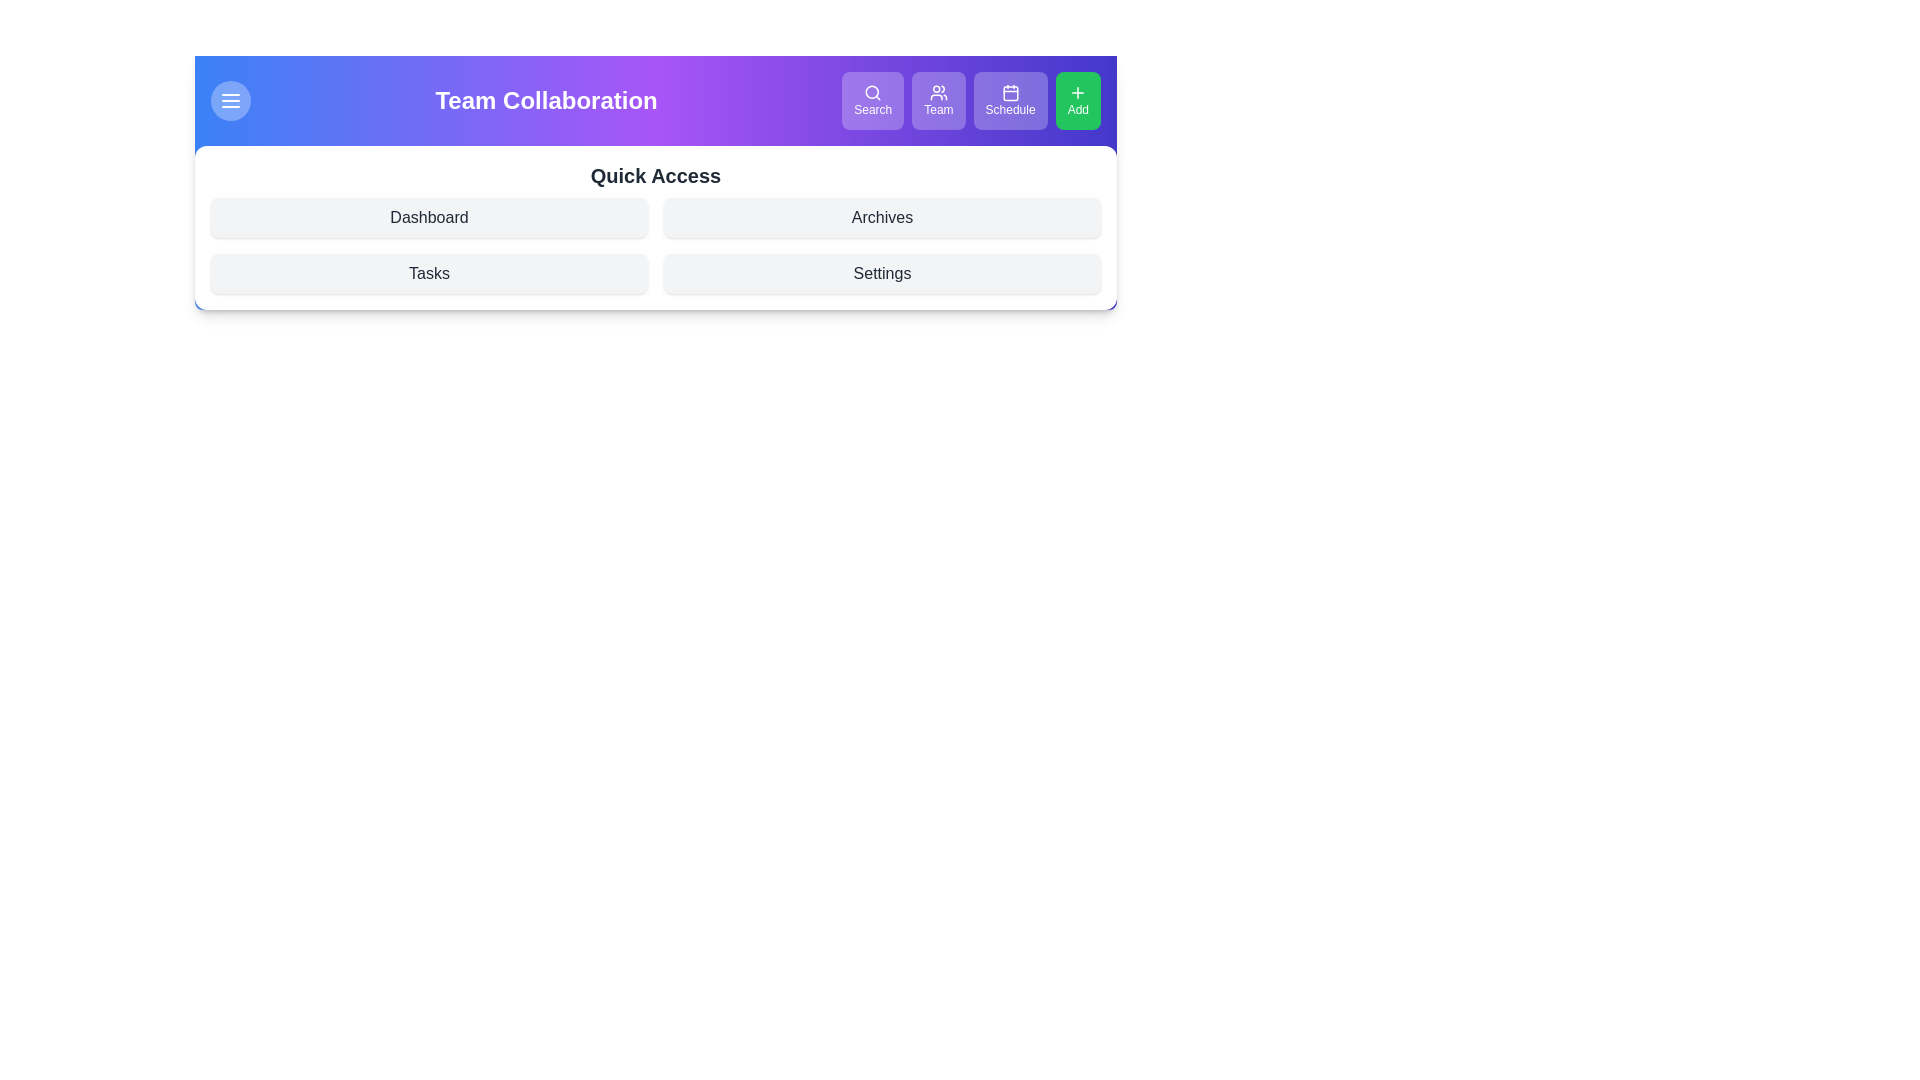 This screenshot has width=1920, height=1080. I want to click on the Schedule button in the navigation bar, so click(1010, 100).